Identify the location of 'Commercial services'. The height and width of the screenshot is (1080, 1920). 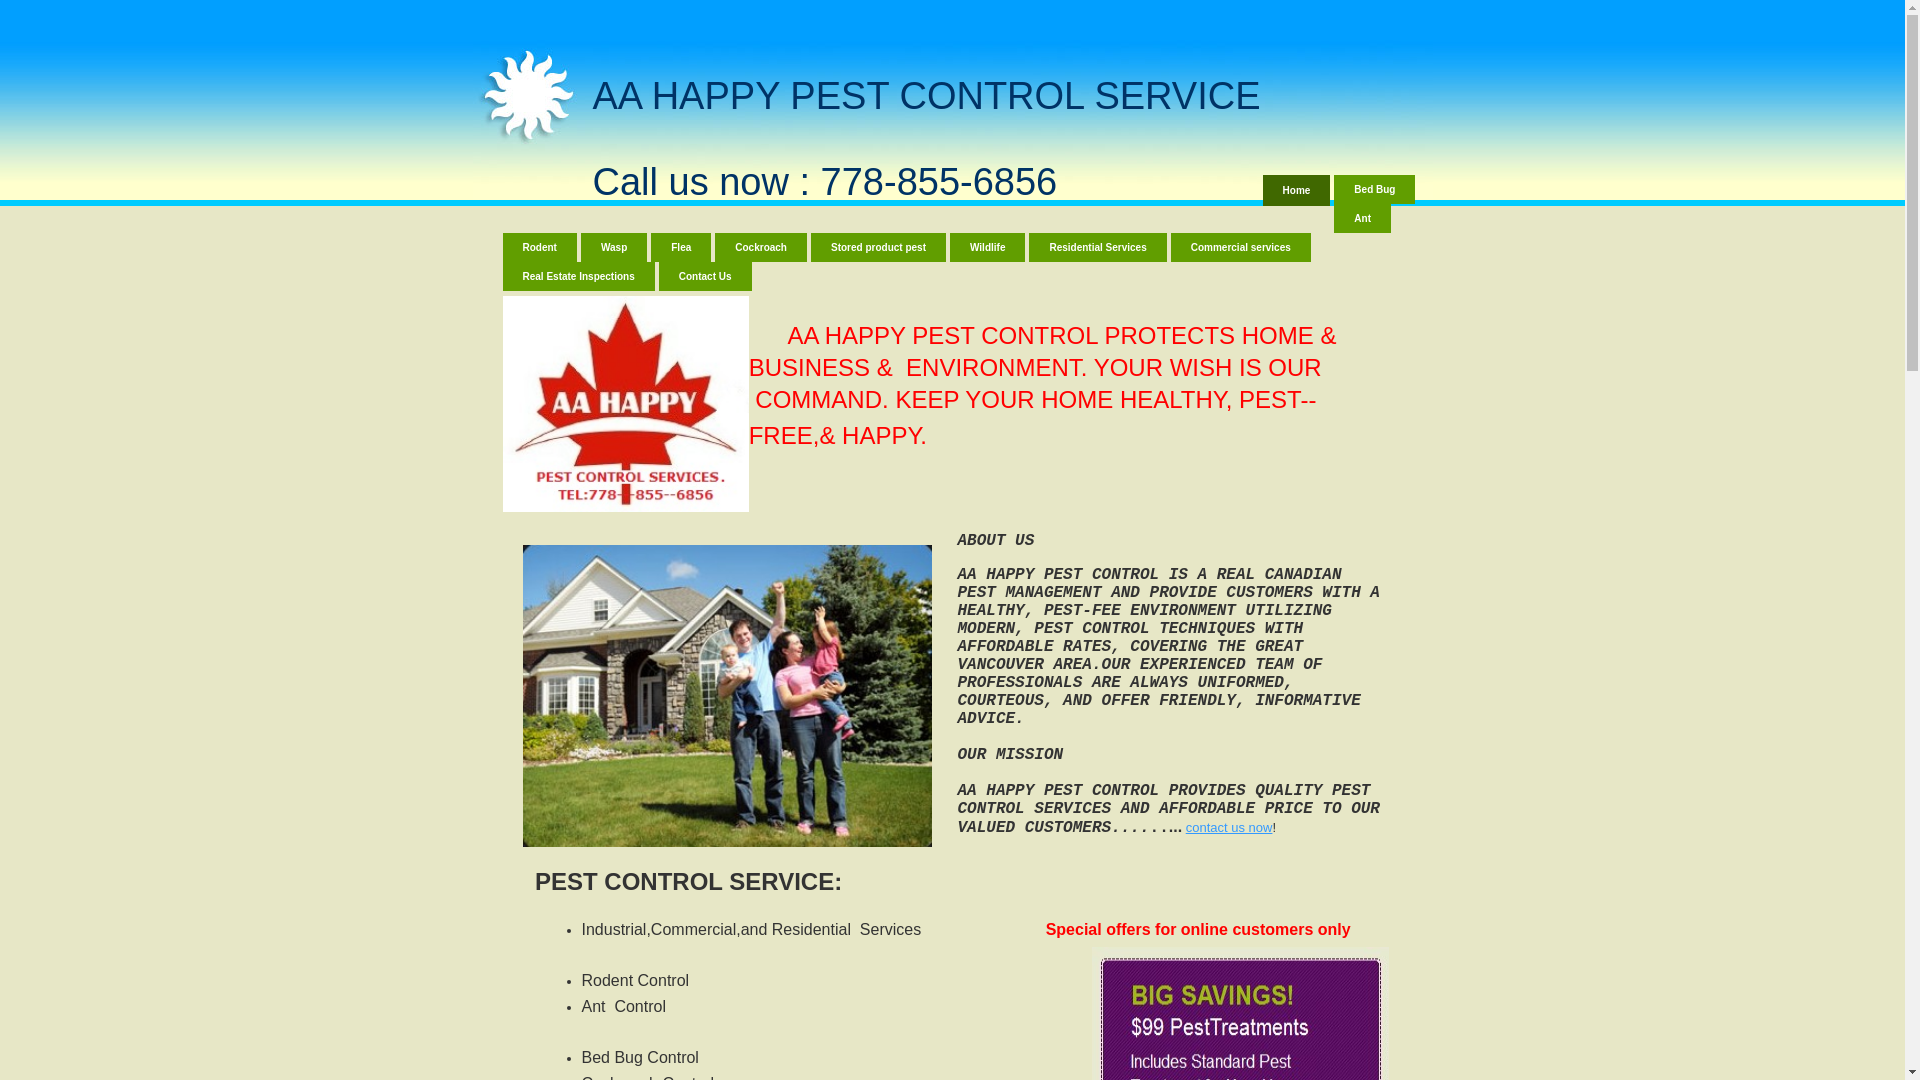
(1240, 246).